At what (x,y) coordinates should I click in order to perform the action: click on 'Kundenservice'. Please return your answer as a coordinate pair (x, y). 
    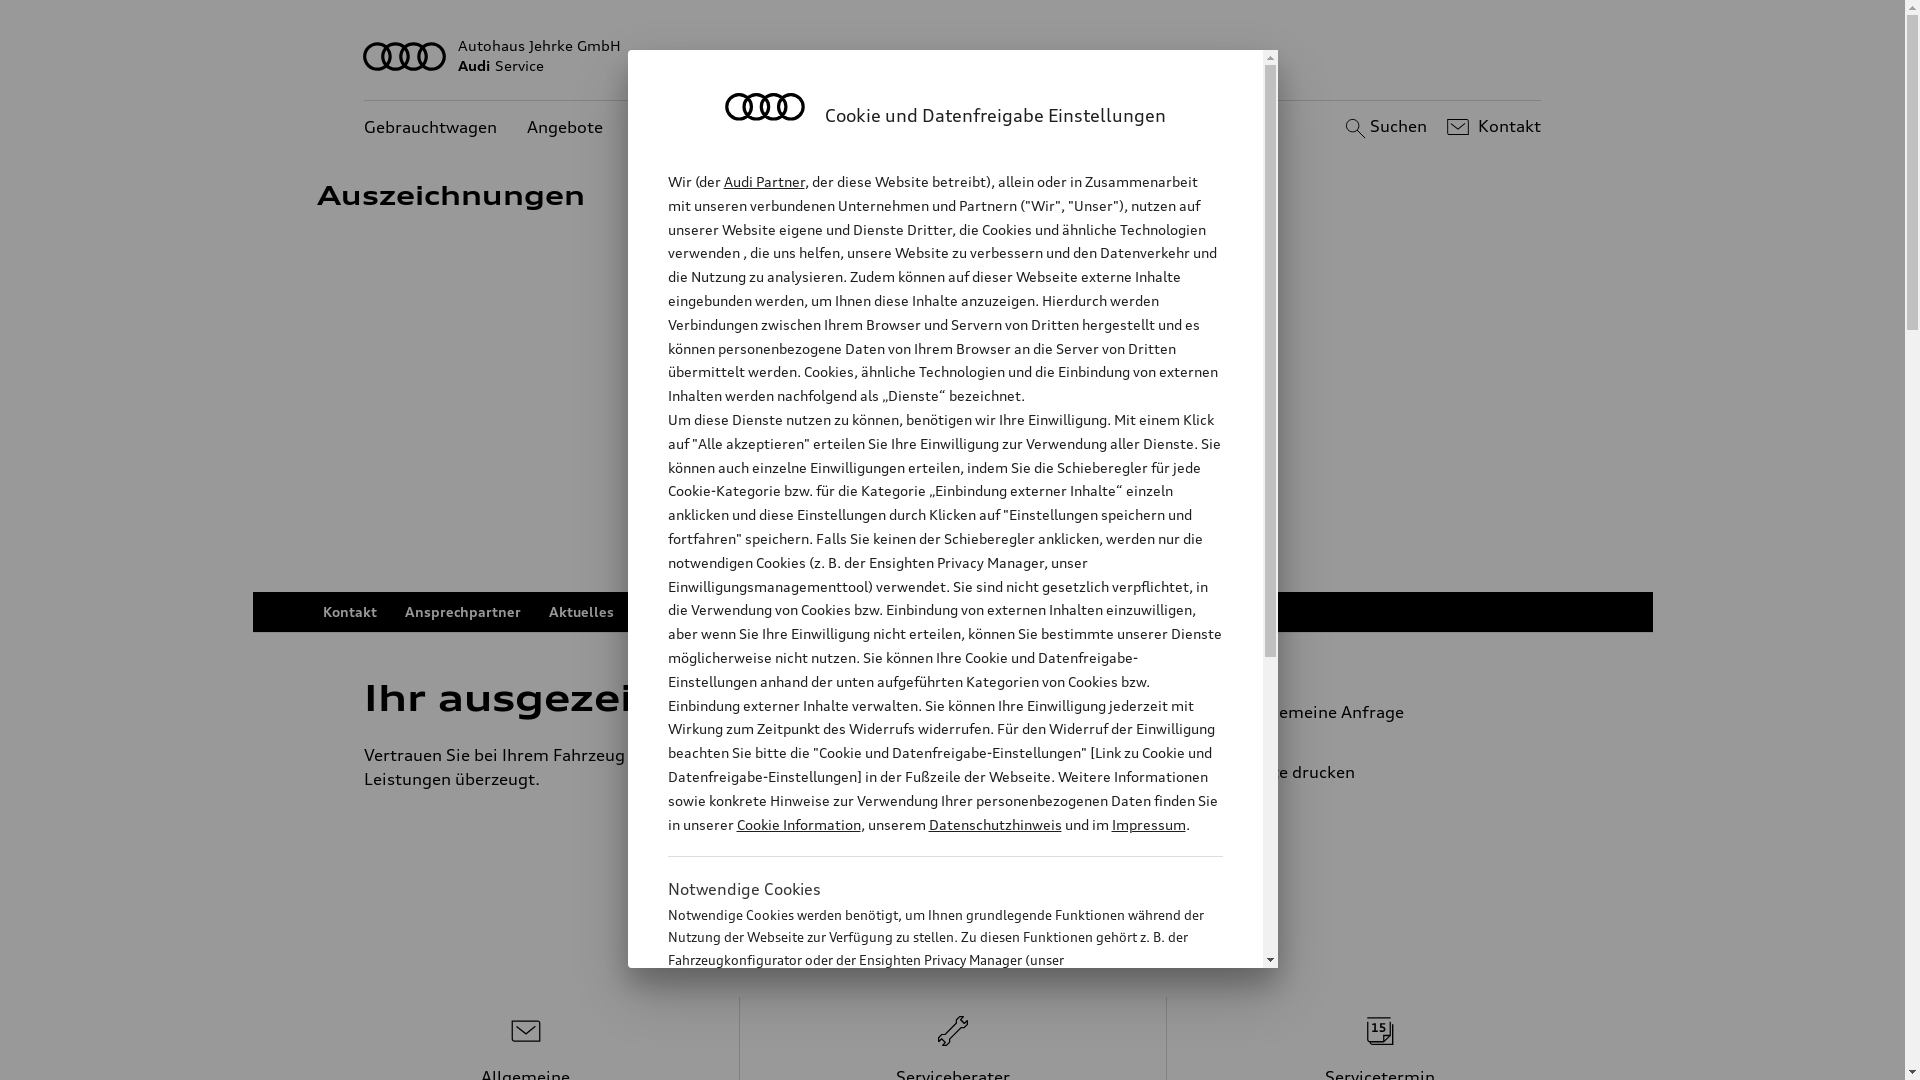
    Looking at the image, I should click on (690, 127).